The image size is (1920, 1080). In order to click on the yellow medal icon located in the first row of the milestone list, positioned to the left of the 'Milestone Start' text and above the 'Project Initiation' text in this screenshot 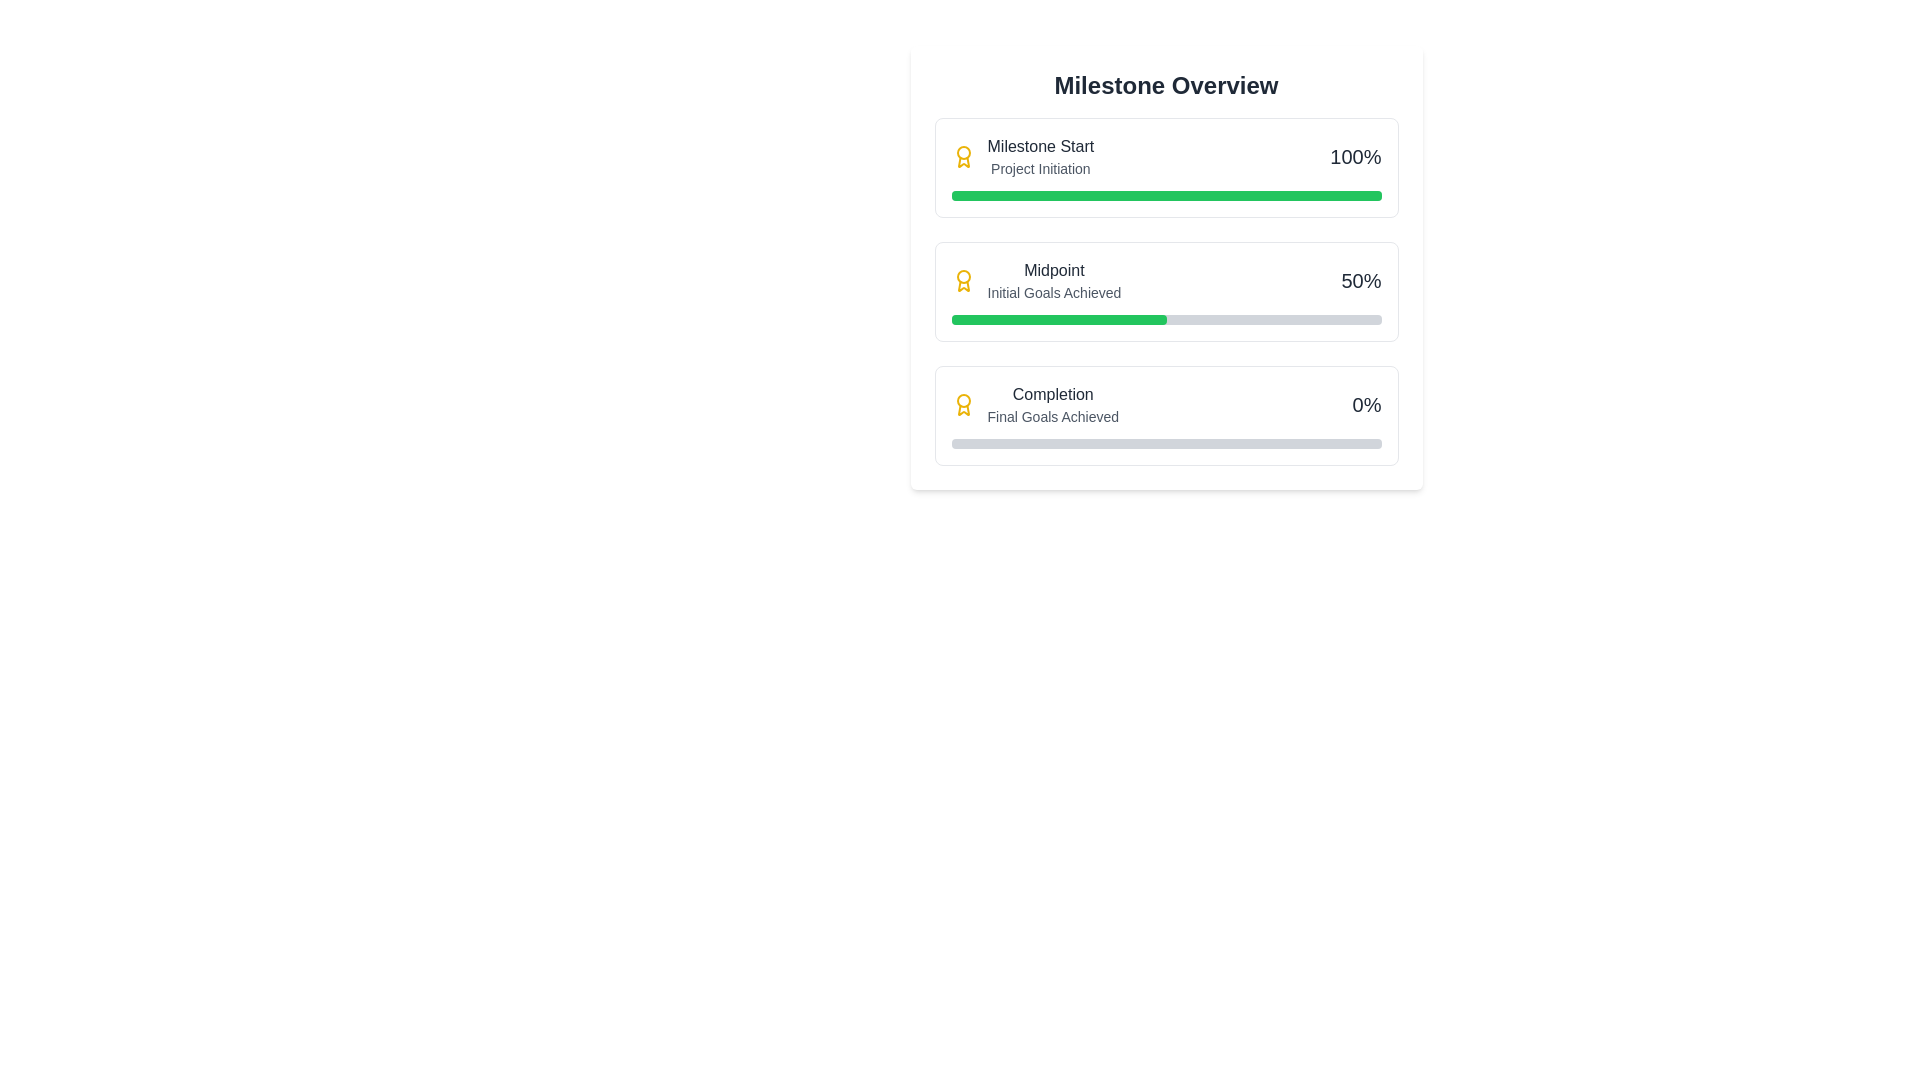, I will do `click(963, 156)`.